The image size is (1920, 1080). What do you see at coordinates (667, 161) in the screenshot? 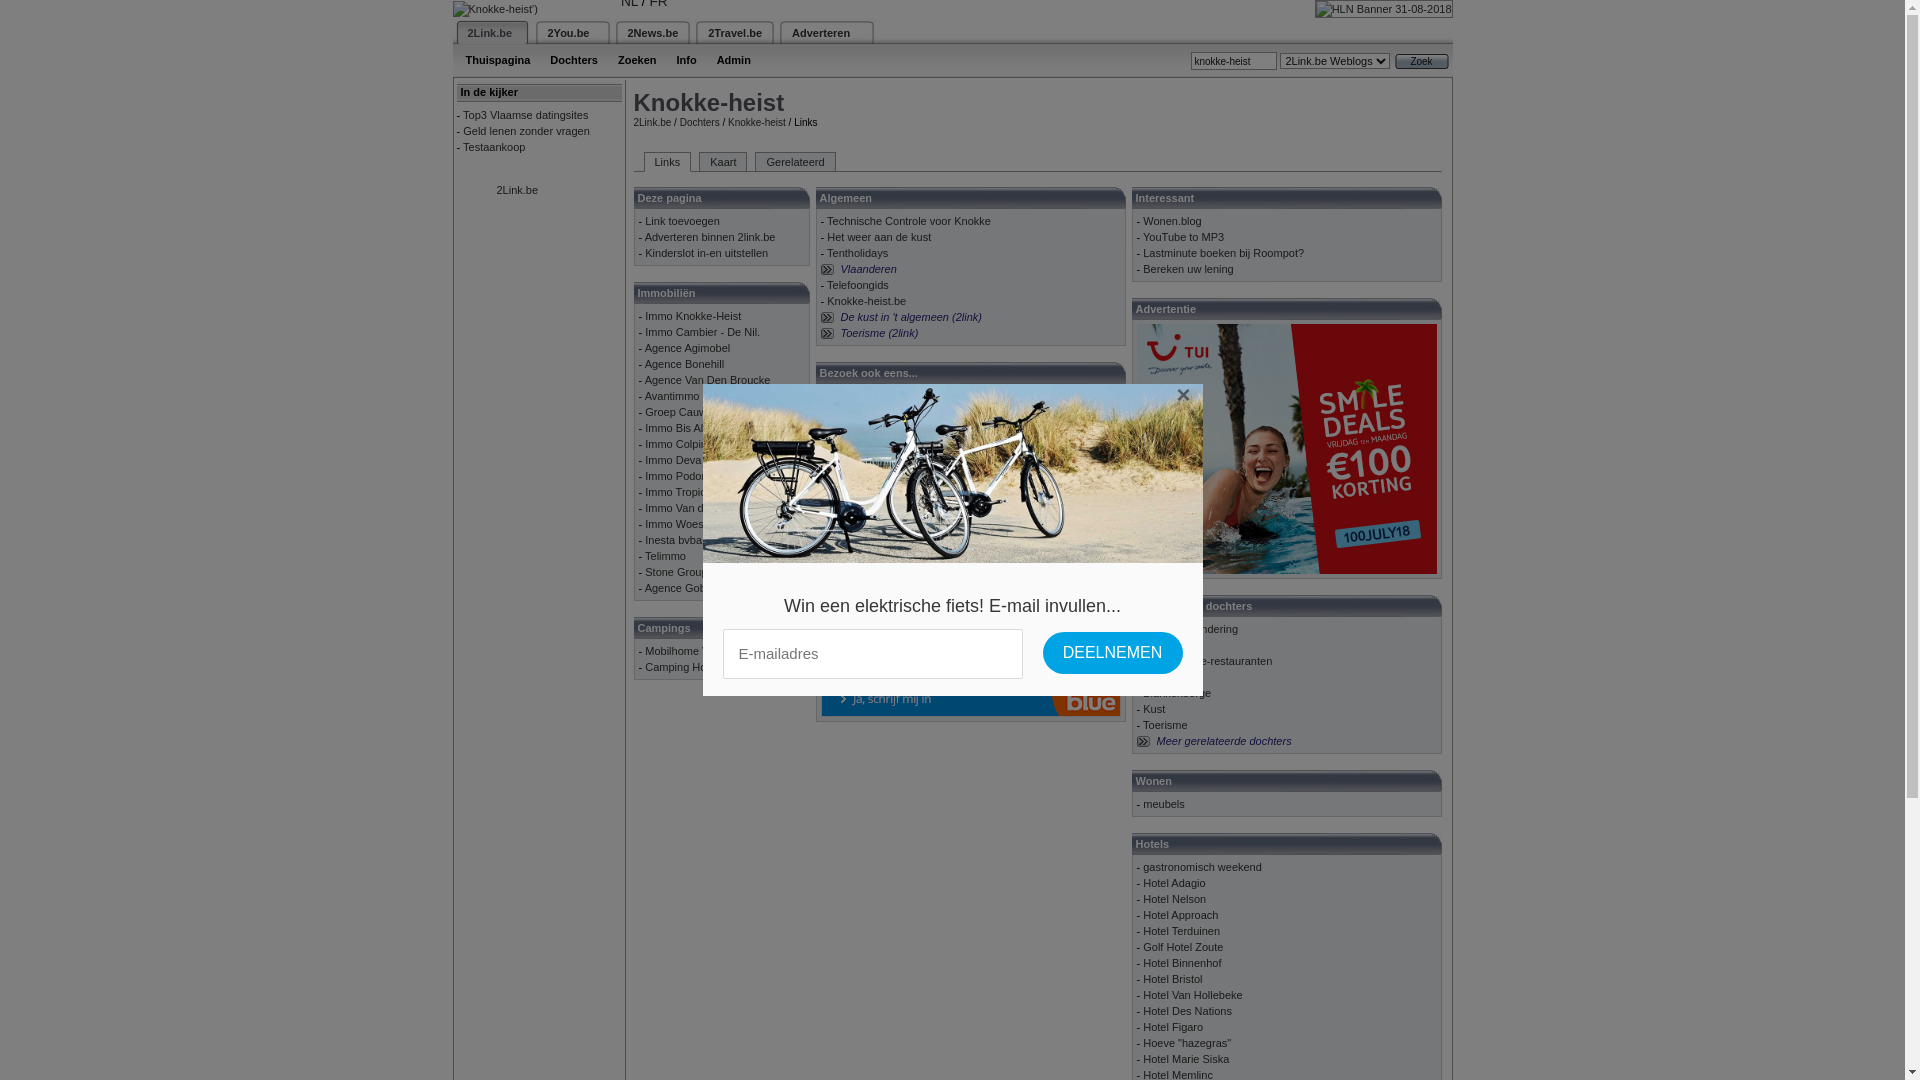
I see `'Links'` at bounding box center [667, 161].